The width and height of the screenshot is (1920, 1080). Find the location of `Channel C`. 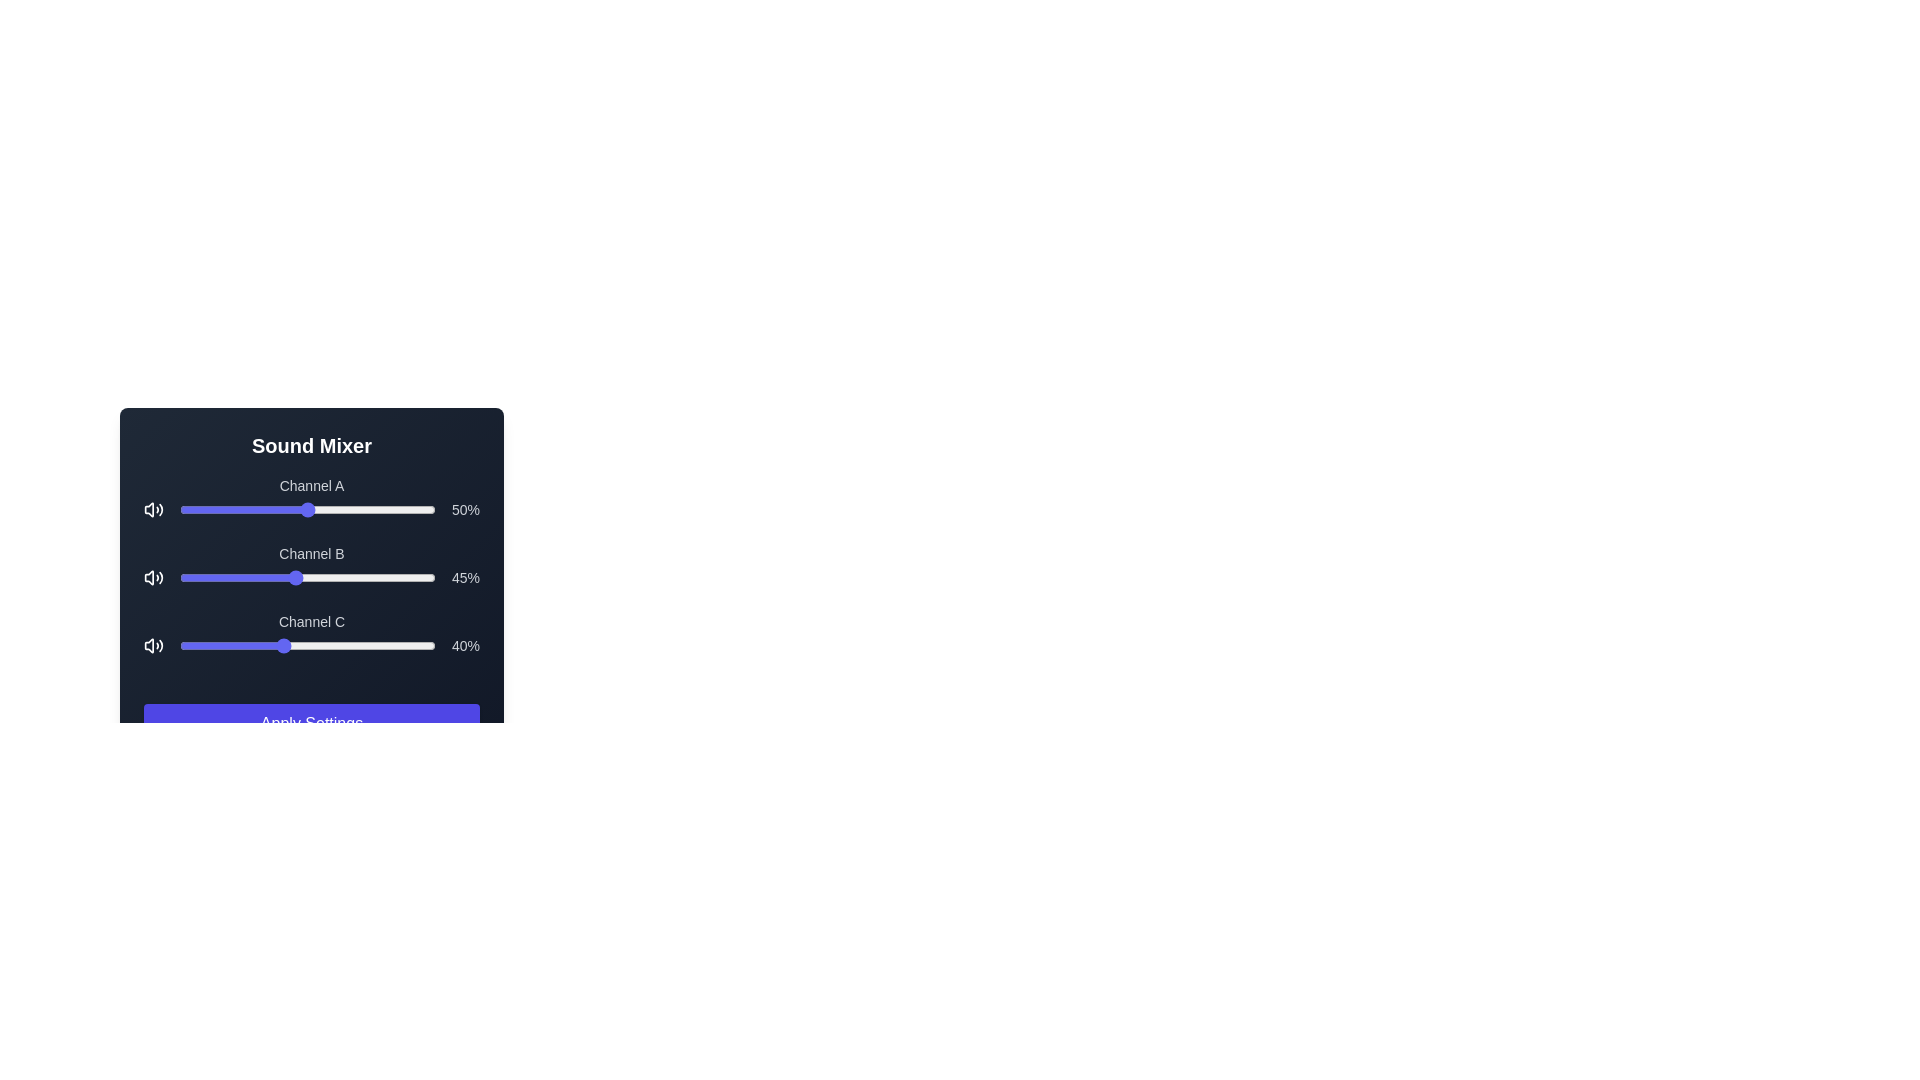

Channel C is located at coordinates (253, 645).